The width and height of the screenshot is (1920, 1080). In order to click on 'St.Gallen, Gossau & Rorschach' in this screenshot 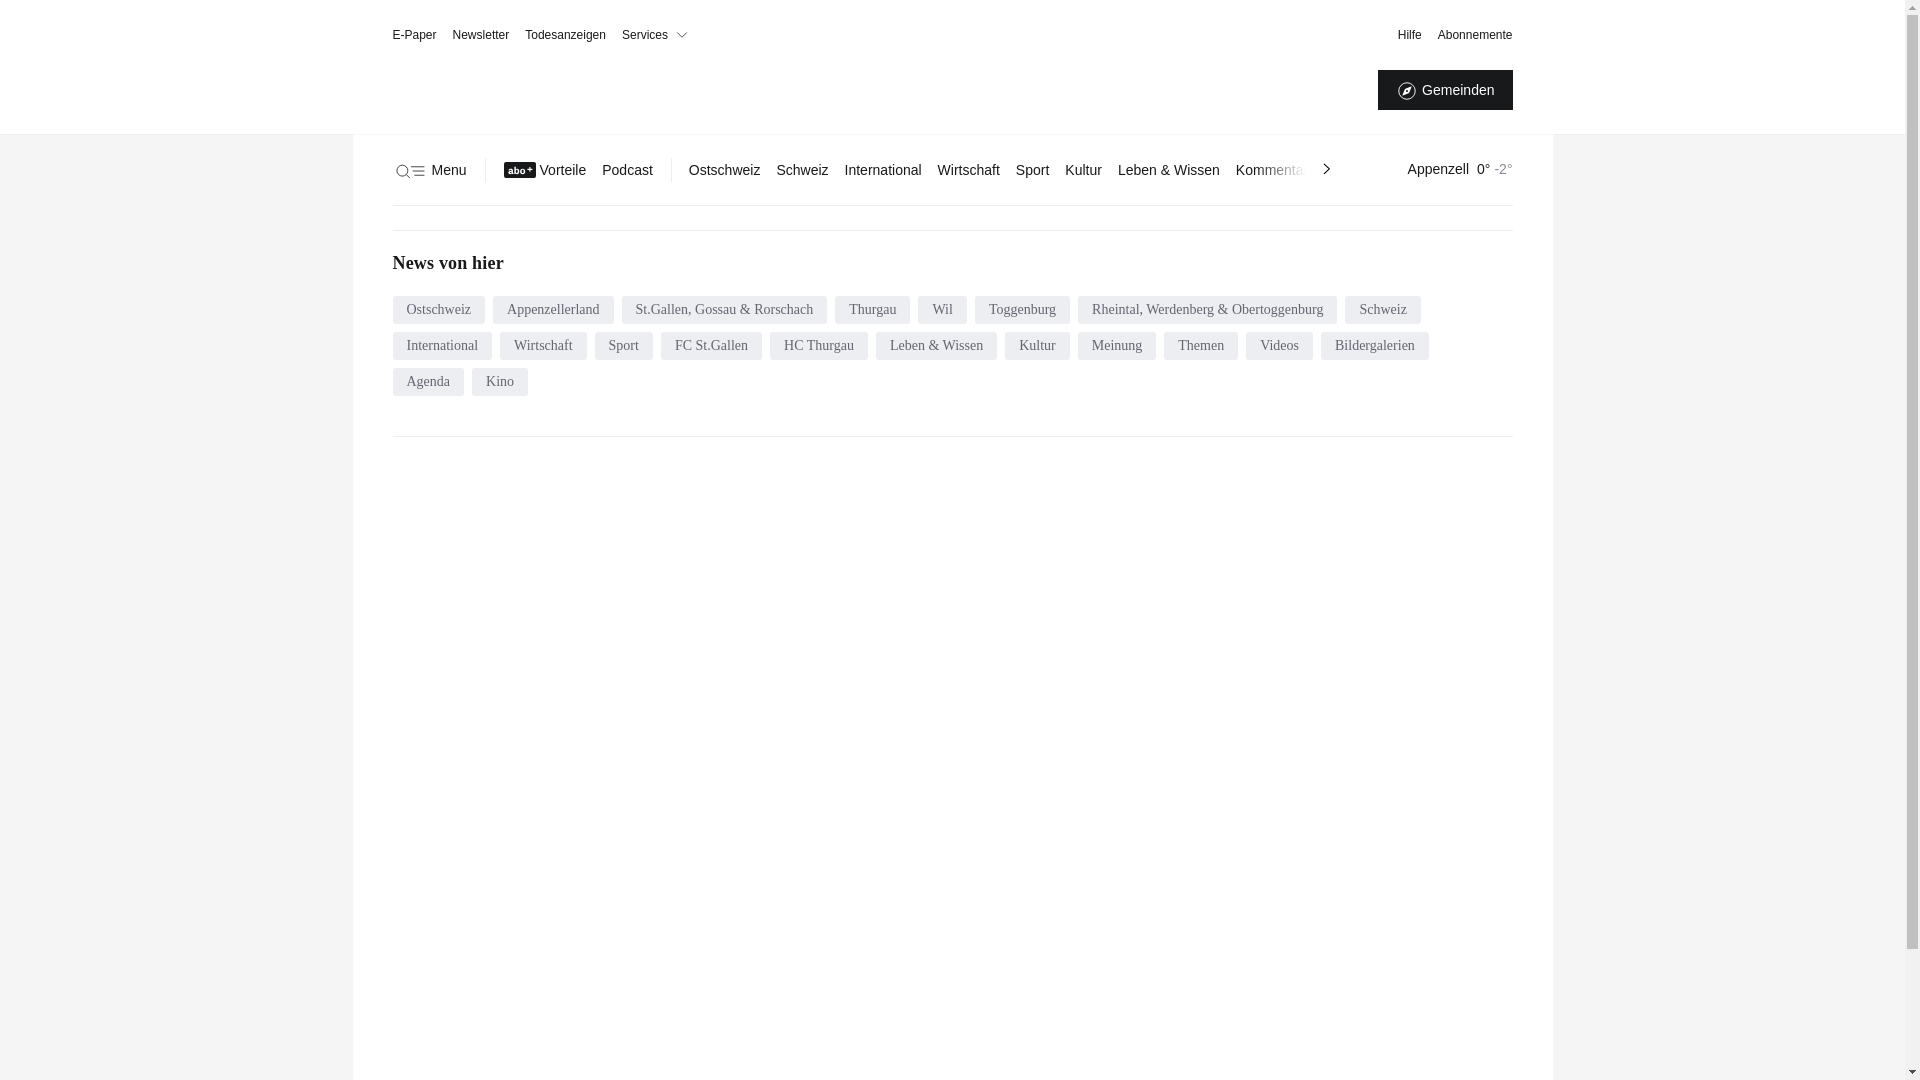, I will do `click(723, 309)`.